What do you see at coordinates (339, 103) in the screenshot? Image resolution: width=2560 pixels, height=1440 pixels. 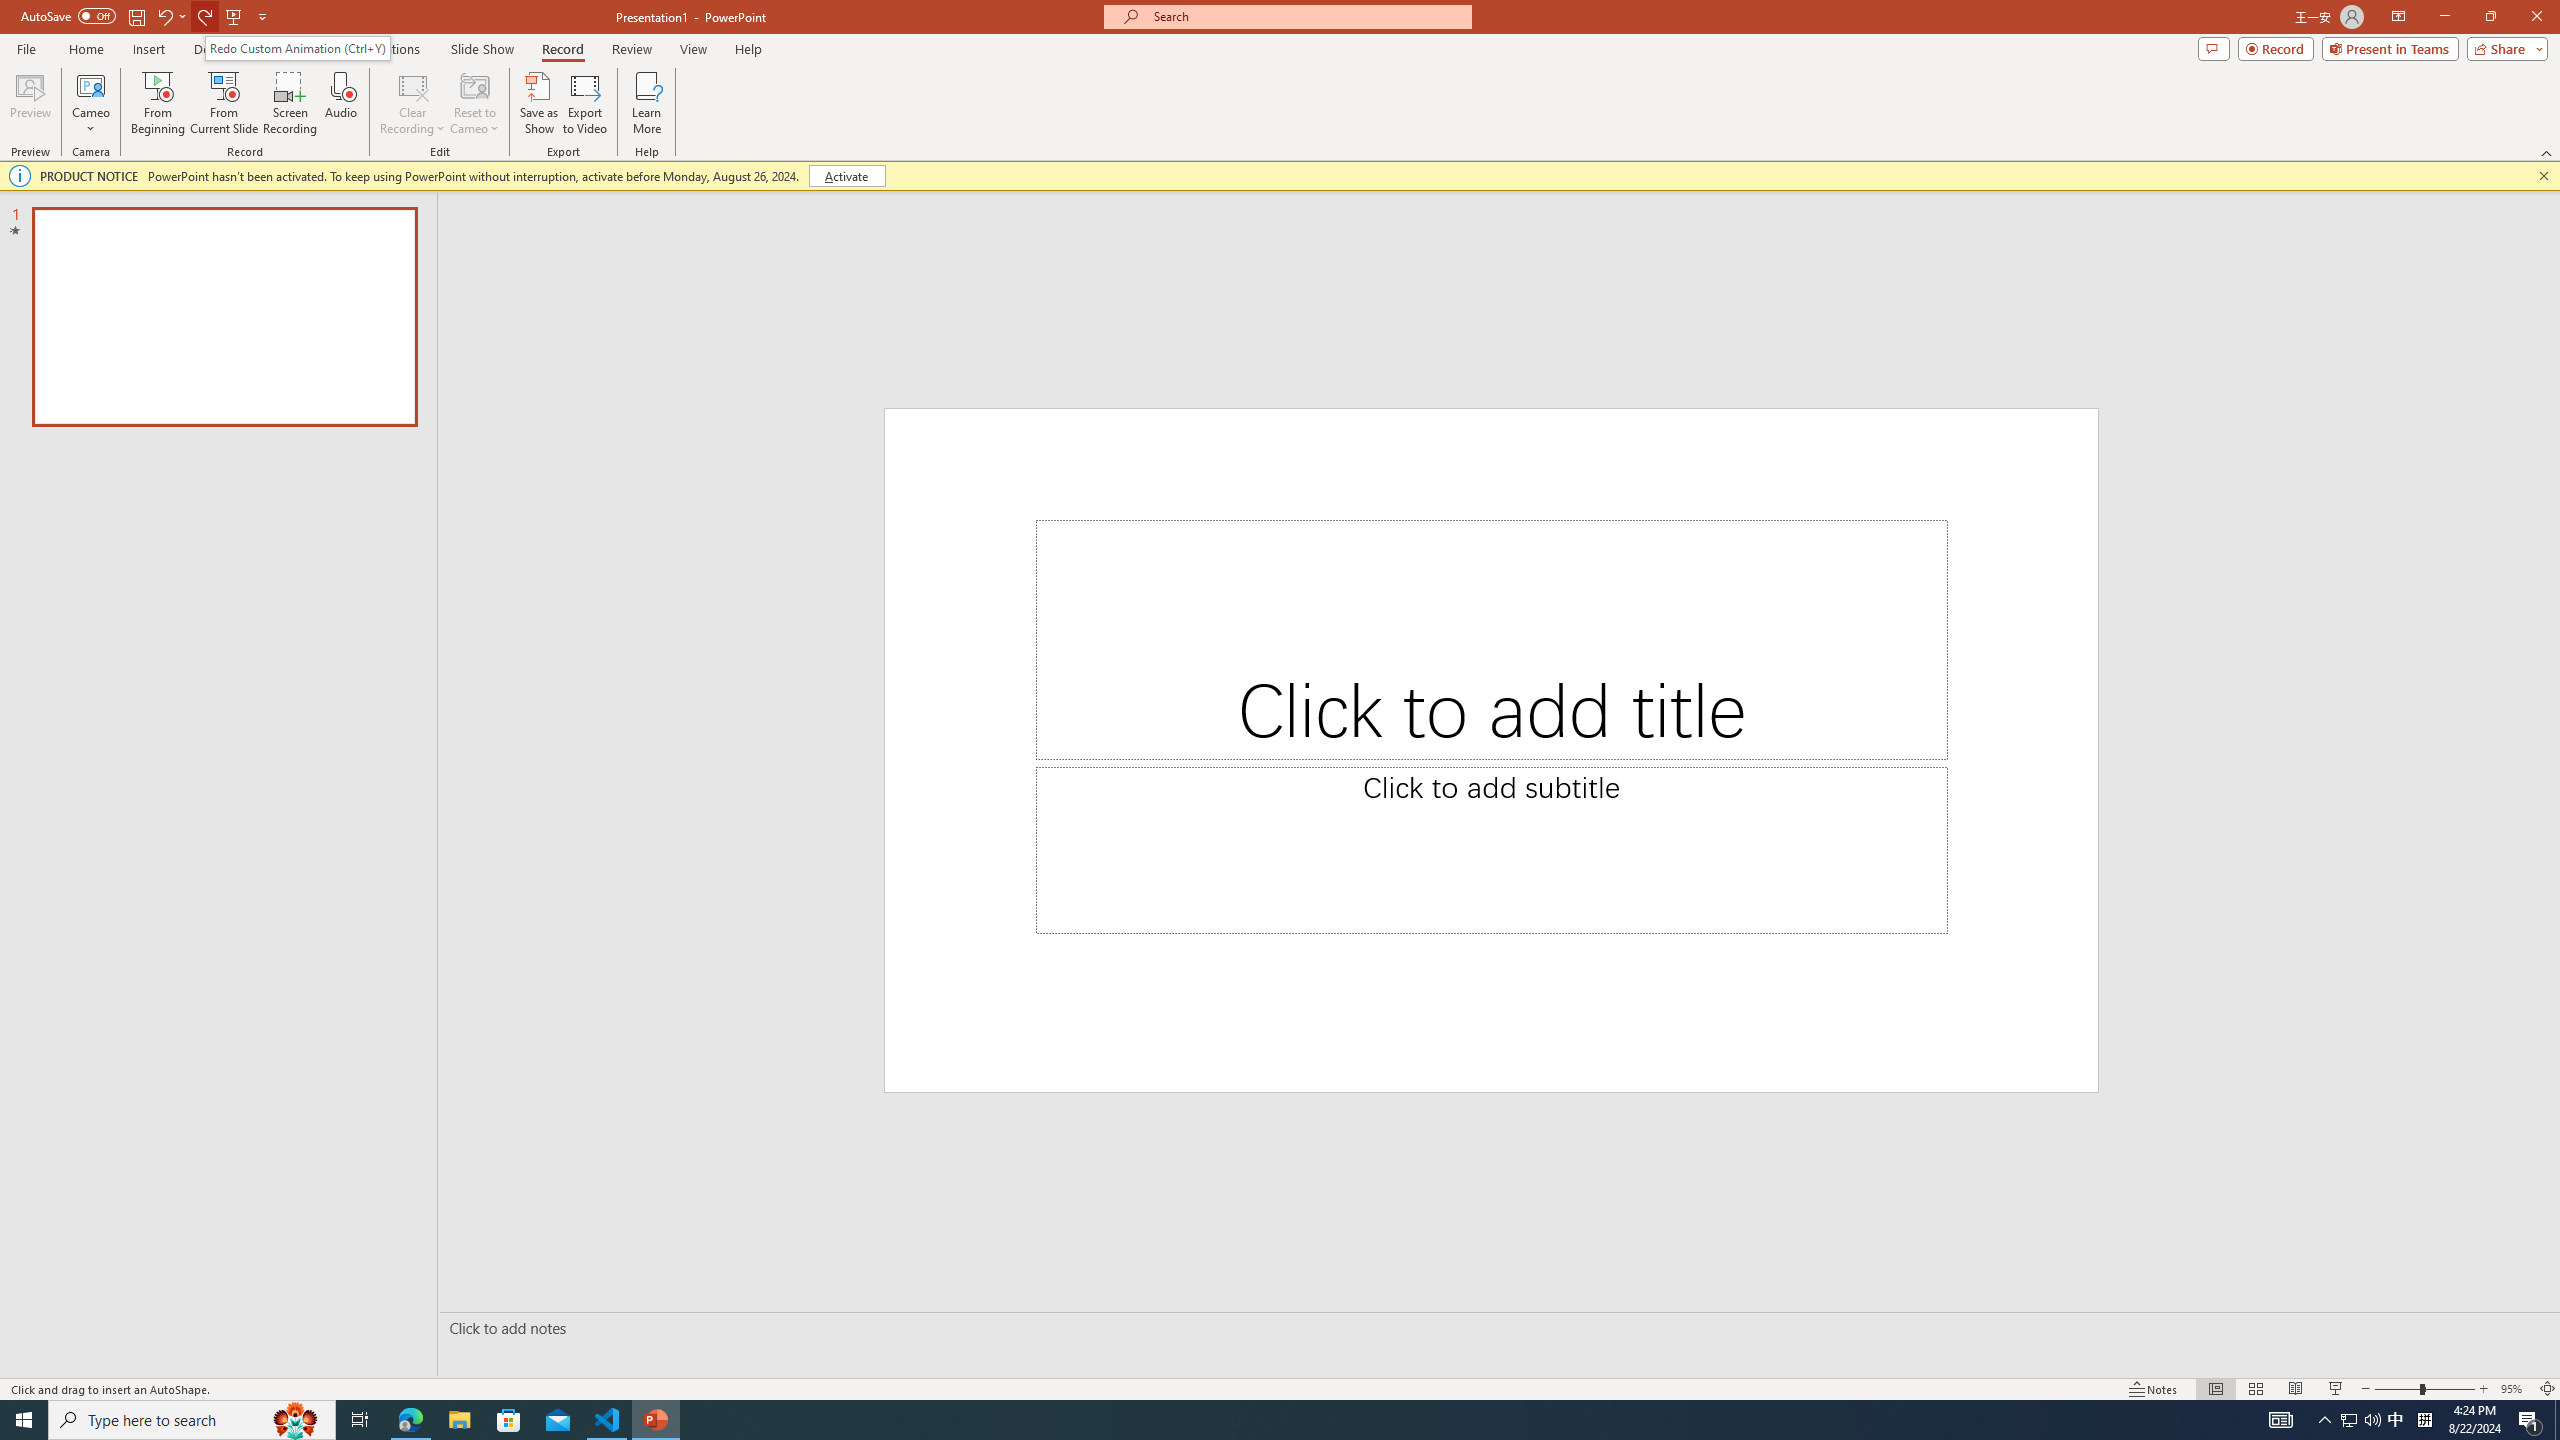 I see `'Audio'` at bounding box center [339, 103].